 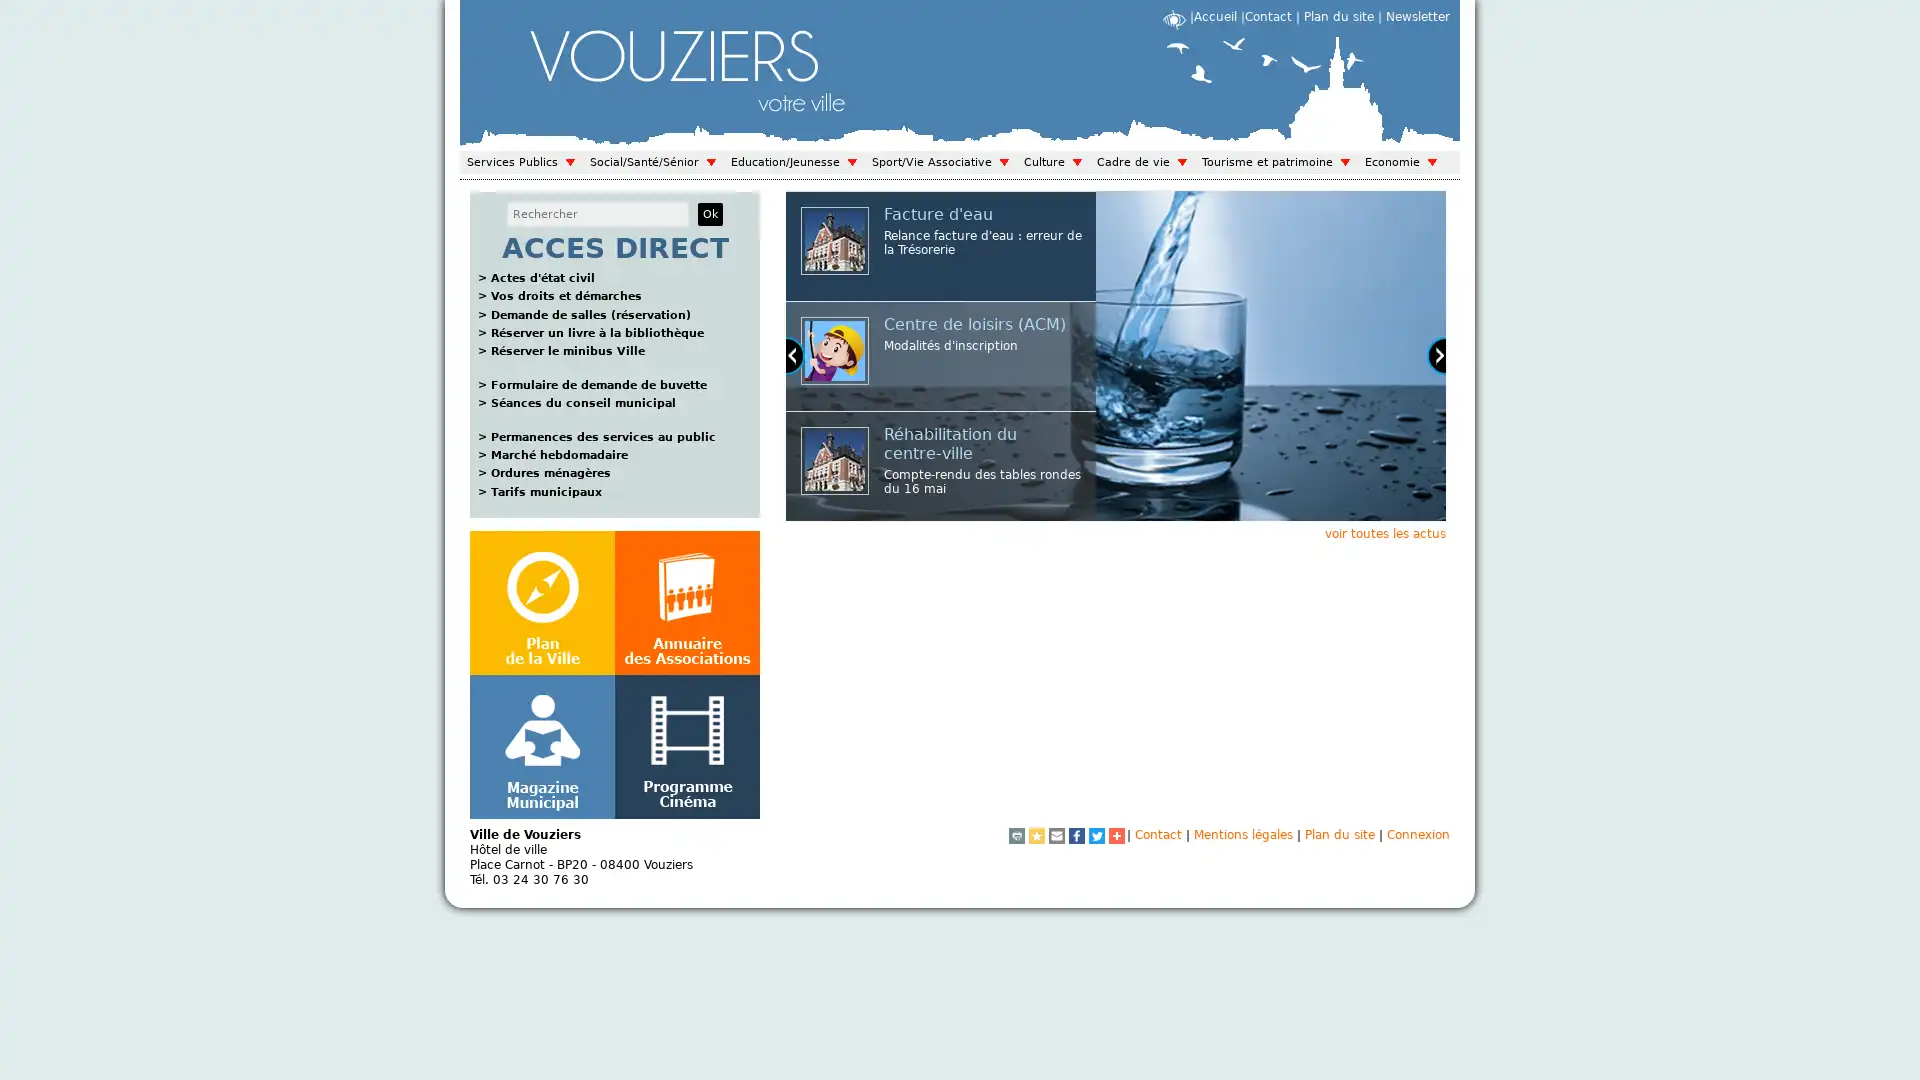 I want to click on Ok, so click(x=710, y=214).